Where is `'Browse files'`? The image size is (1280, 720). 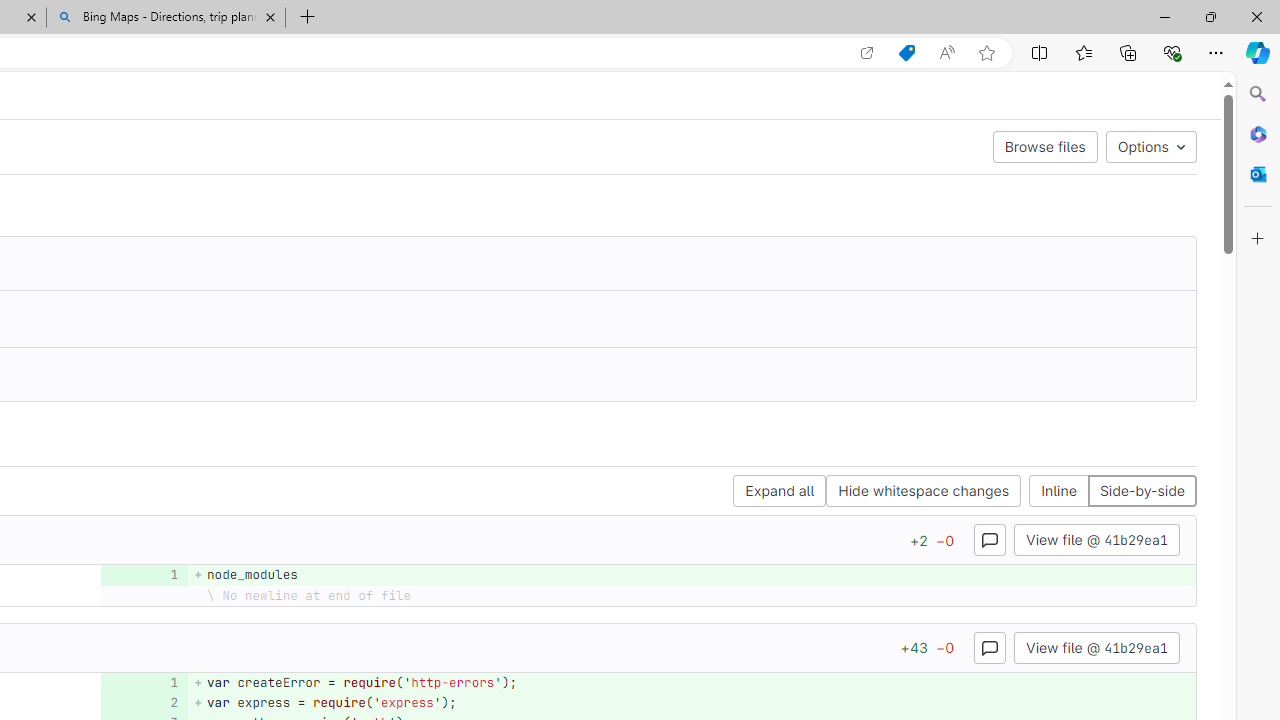
'Browse files' is located at coordinates (1044, 145).